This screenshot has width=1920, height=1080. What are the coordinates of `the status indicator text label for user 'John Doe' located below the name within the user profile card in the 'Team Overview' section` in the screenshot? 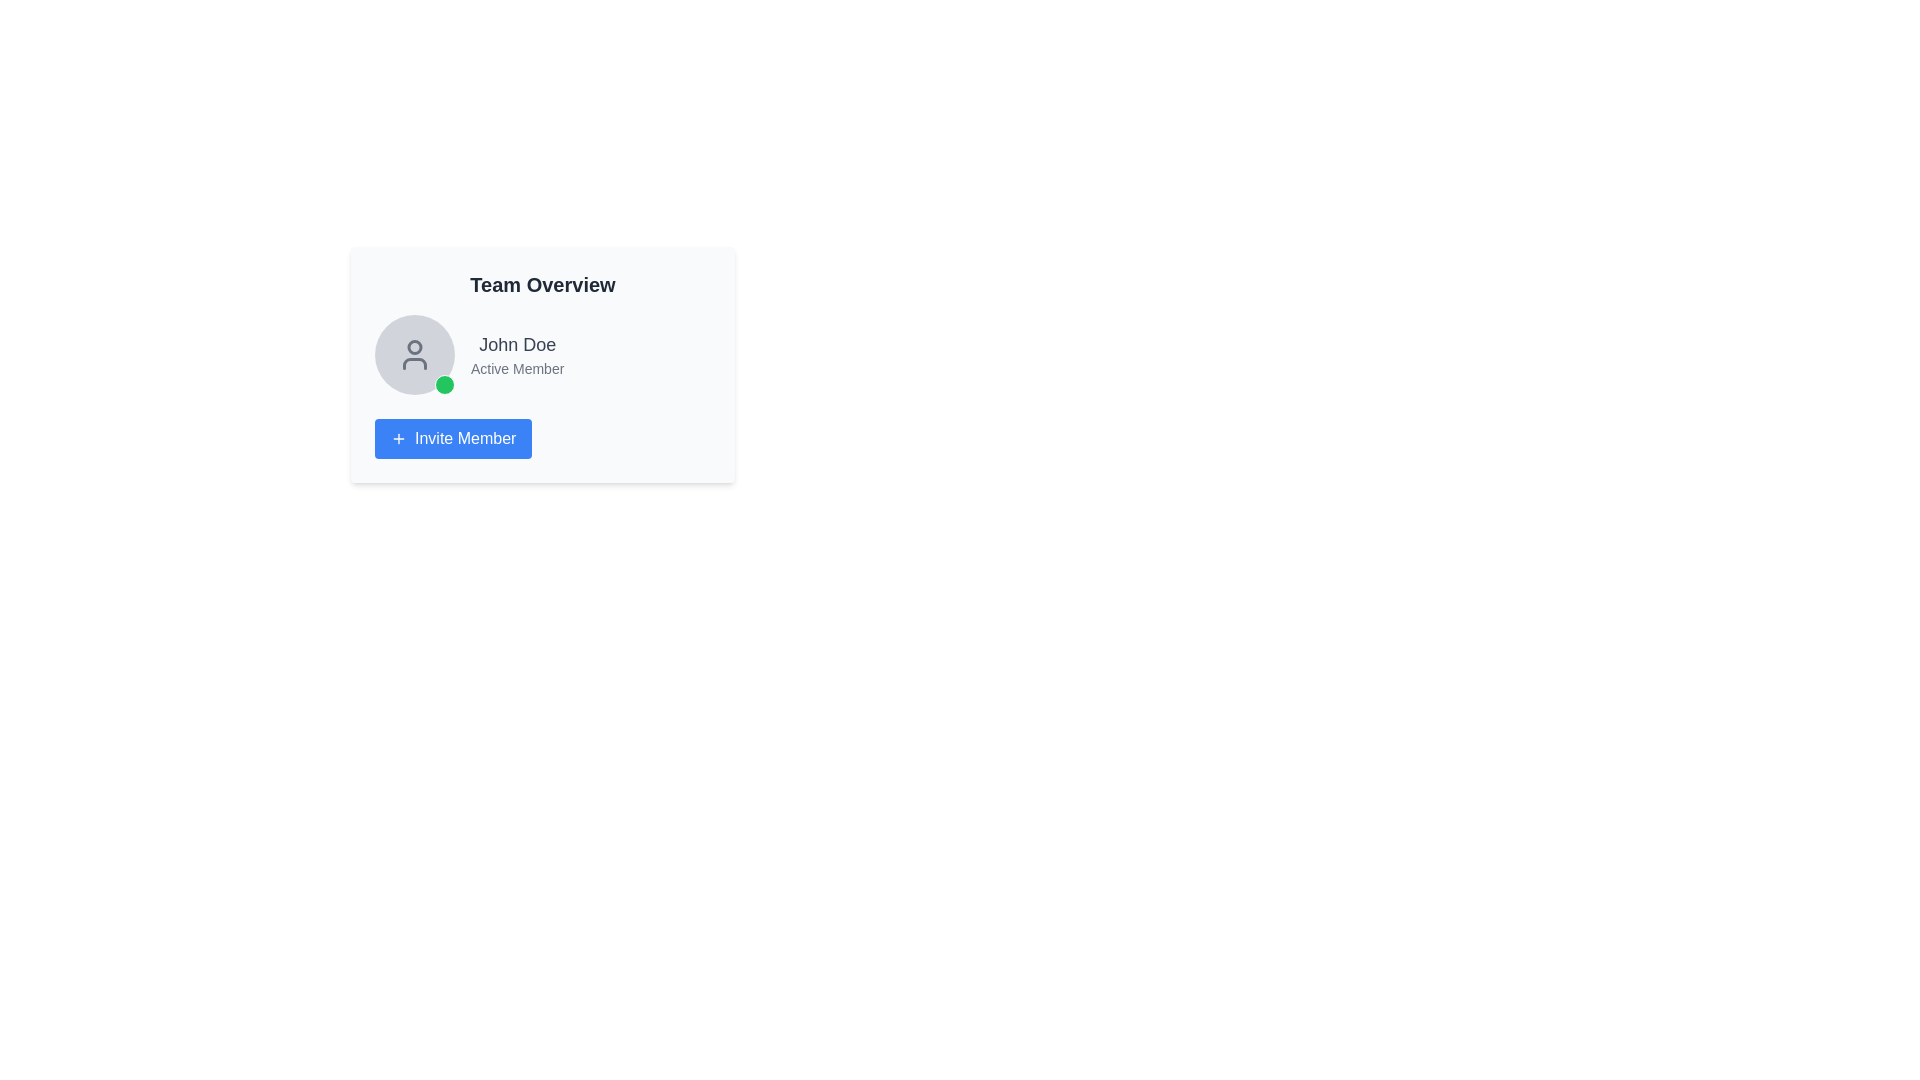 It's located at (517, 369).